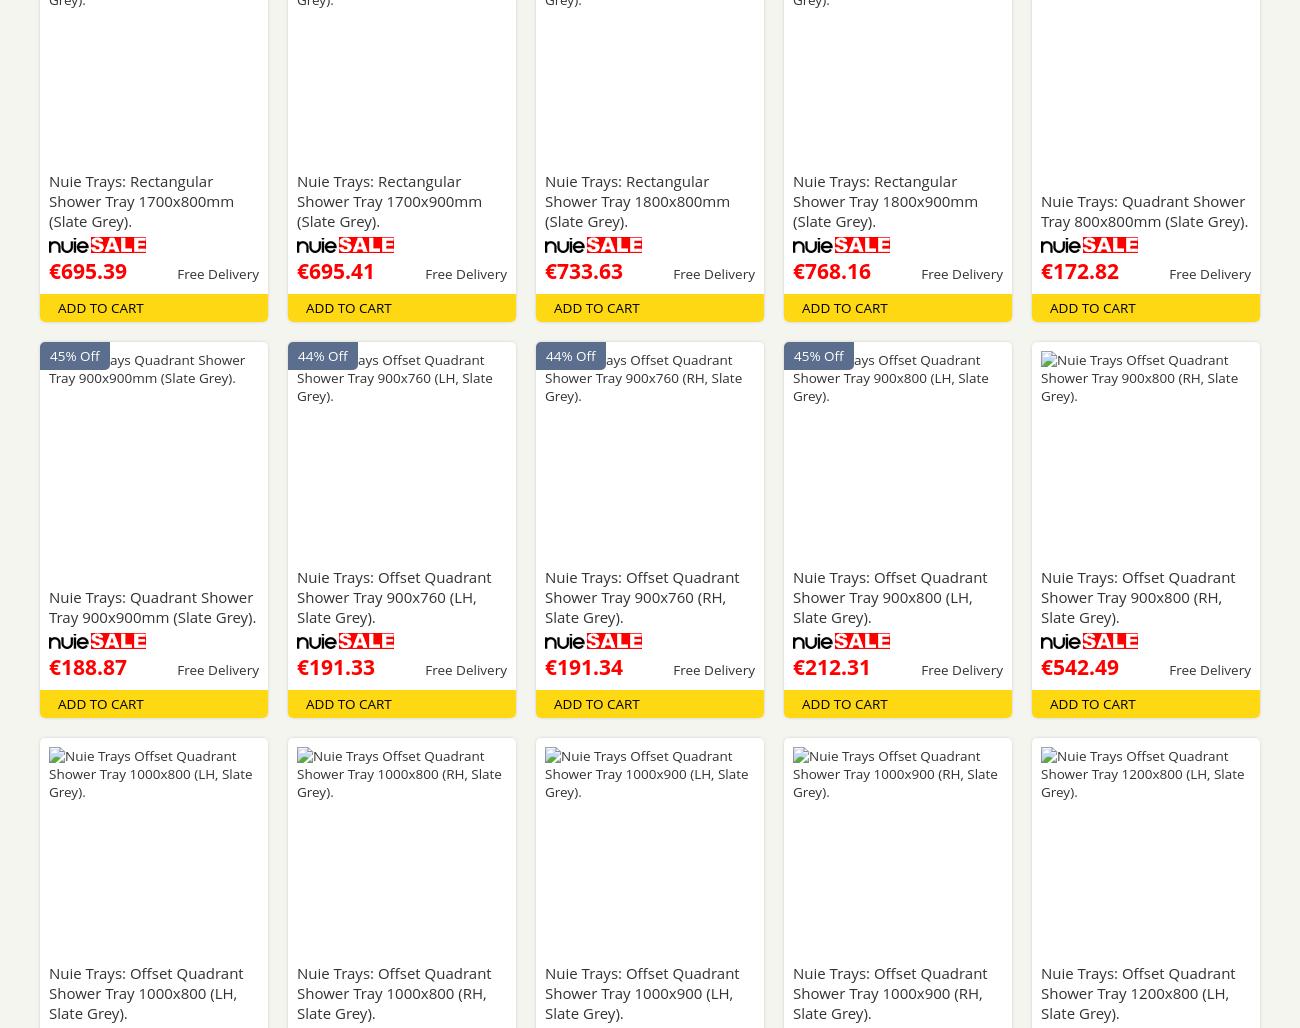  I want to click on 'Nuie Trays: Rectangular Shower Tray 1800x900mm (Slate Grey).', so click(884, 199).